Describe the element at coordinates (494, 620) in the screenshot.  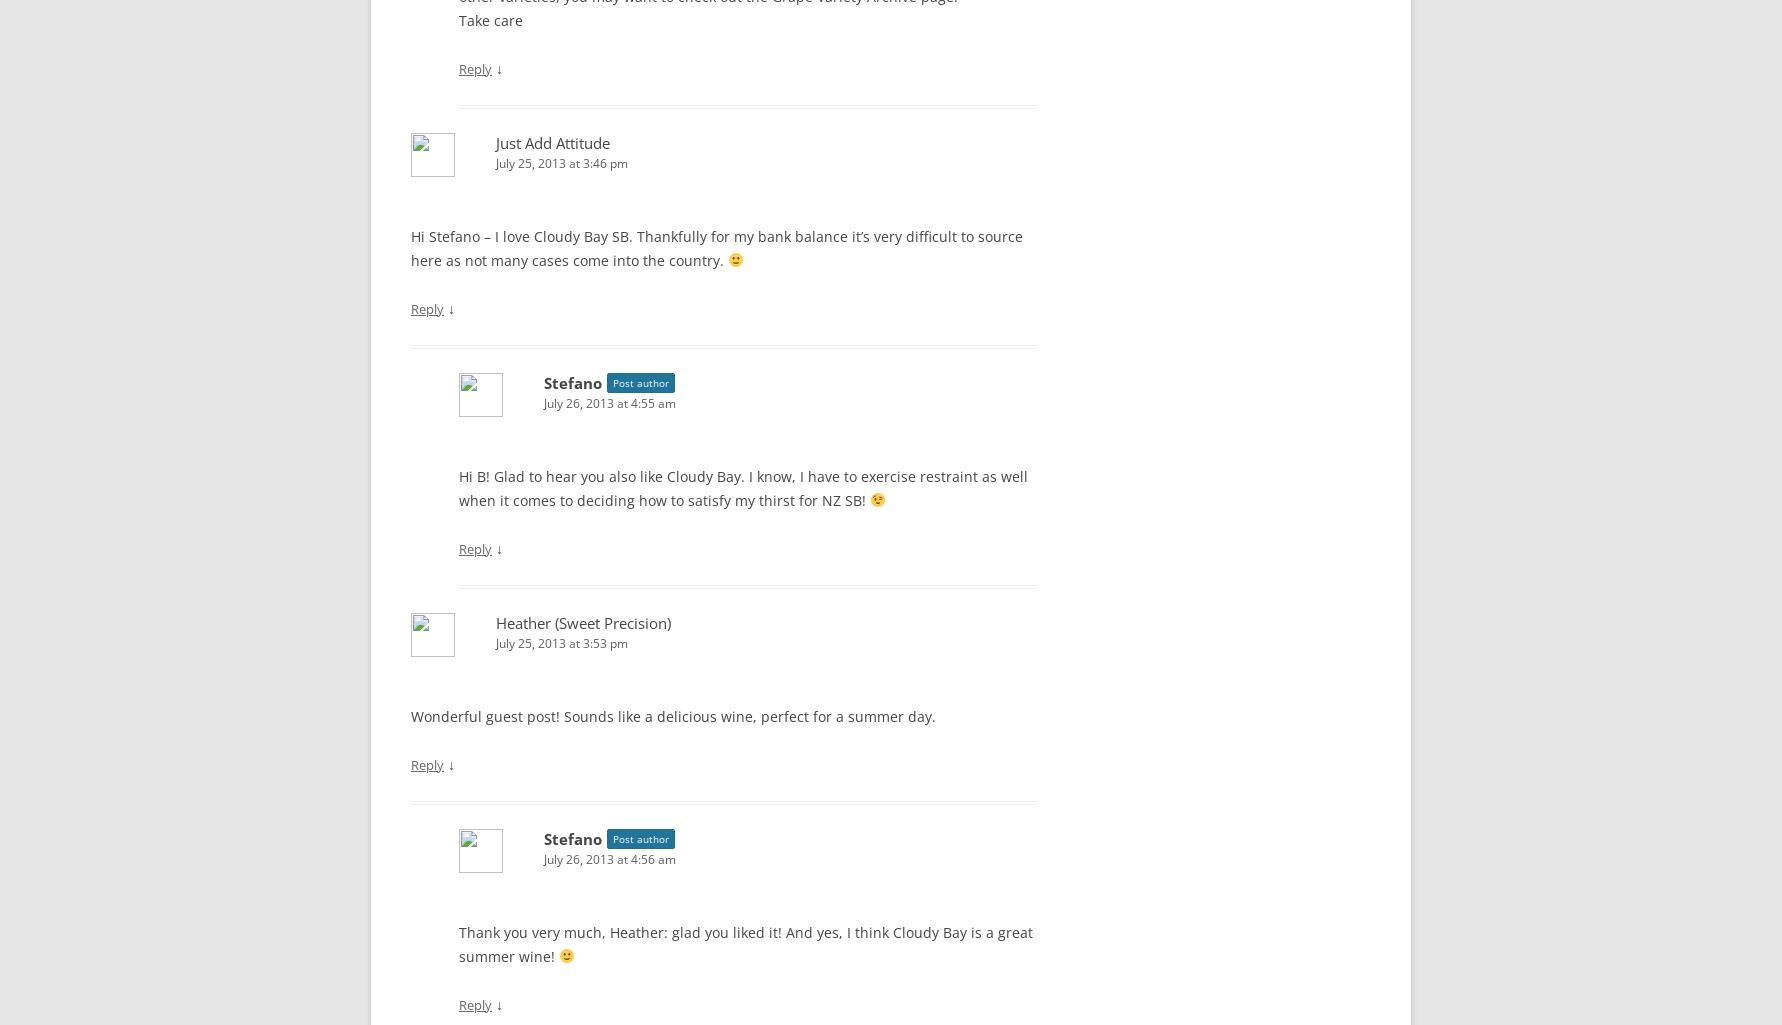
I see `'Heather (Sweet Precision)'` at that location.